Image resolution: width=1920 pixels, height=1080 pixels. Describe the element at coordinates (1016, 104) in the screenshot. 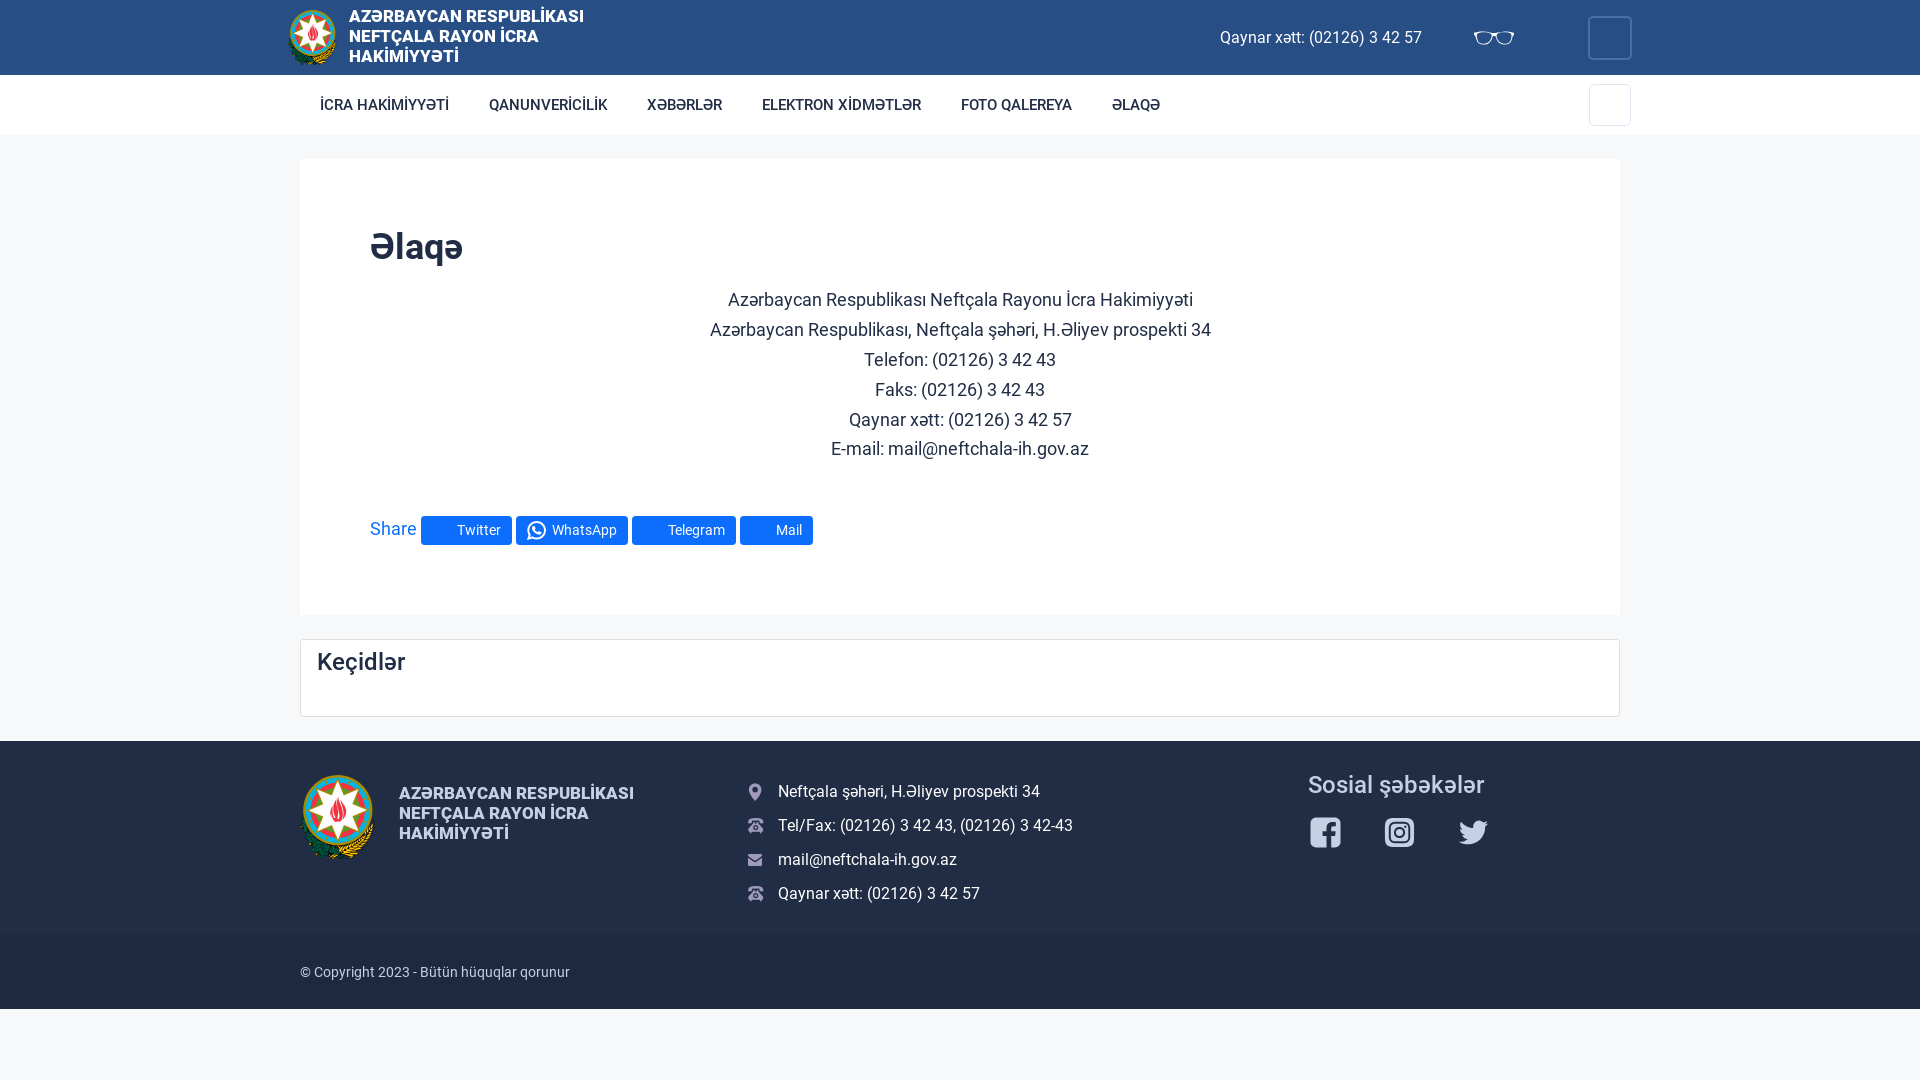

I see `'FOTO QALEREYA'` at that location.